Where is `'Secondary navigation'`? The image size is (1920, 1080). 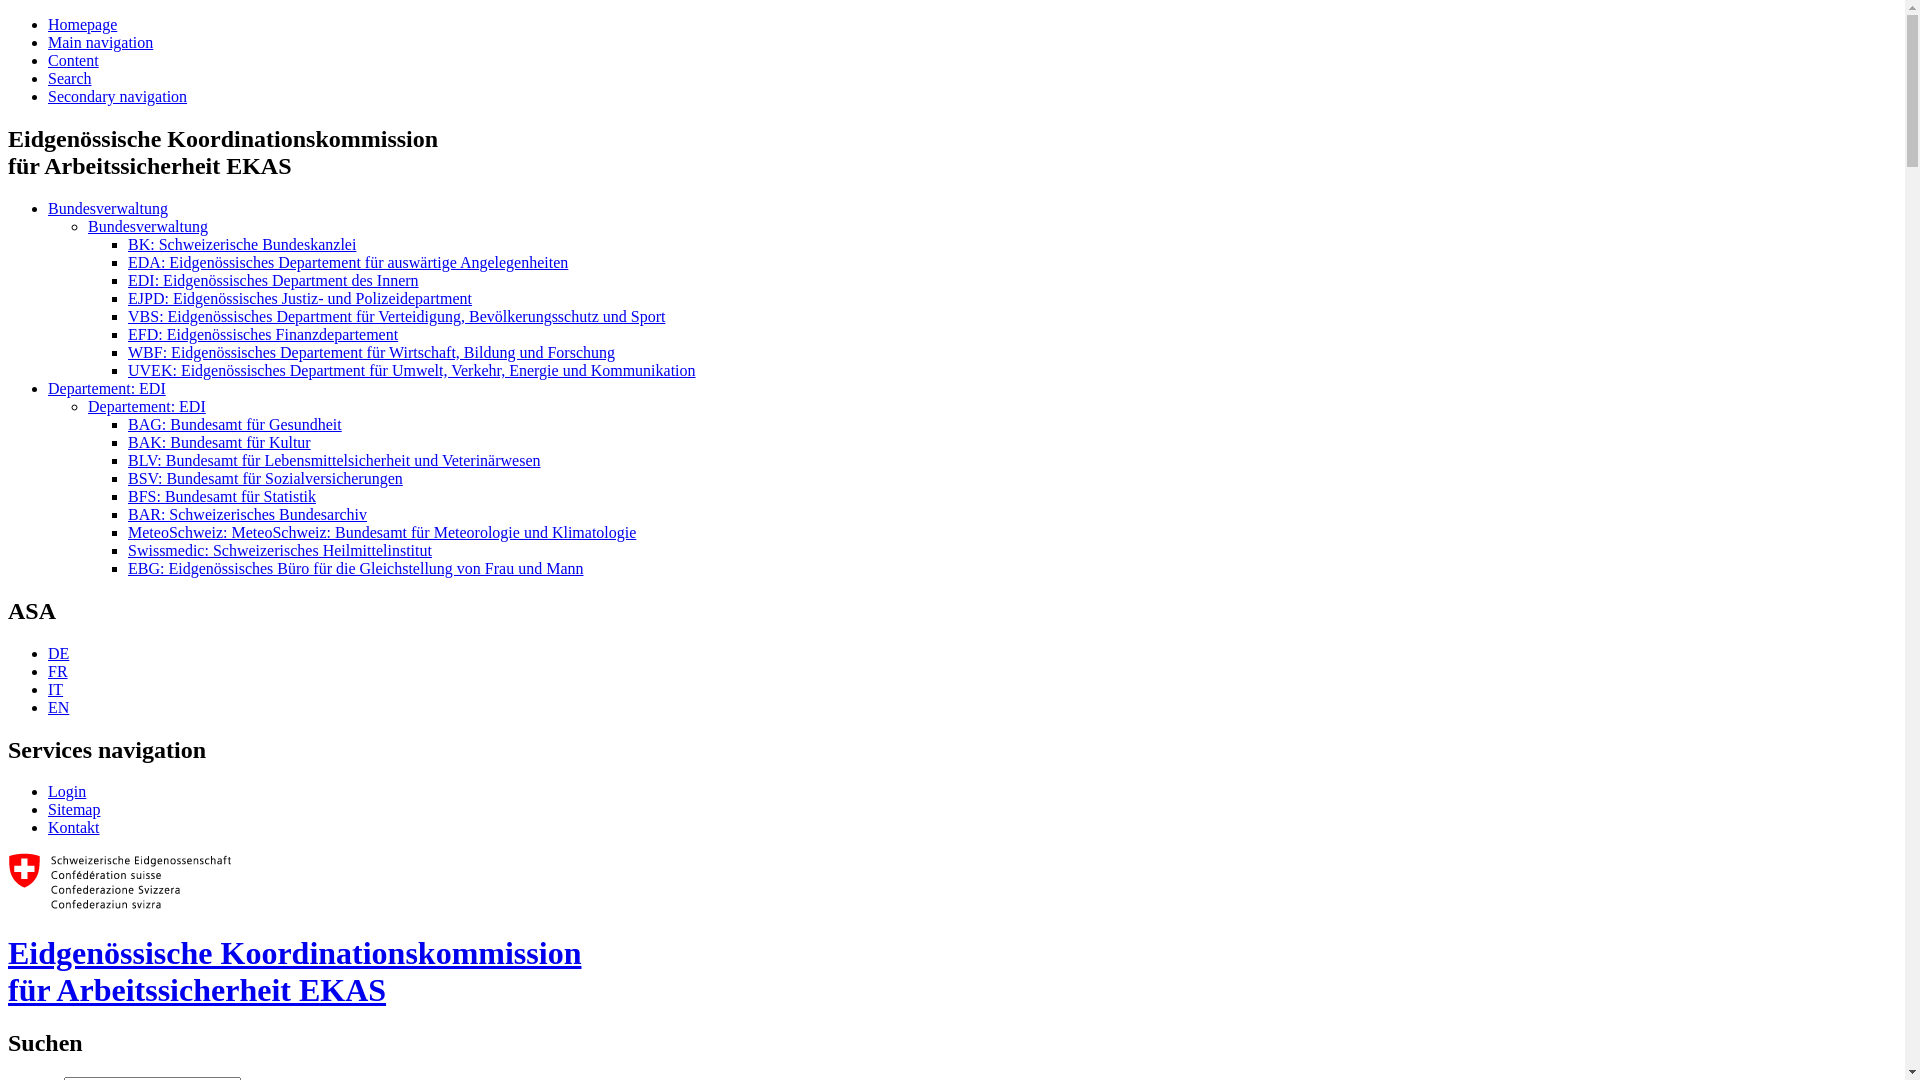
'Secondary navigation' is located at coordinates (116, 96).